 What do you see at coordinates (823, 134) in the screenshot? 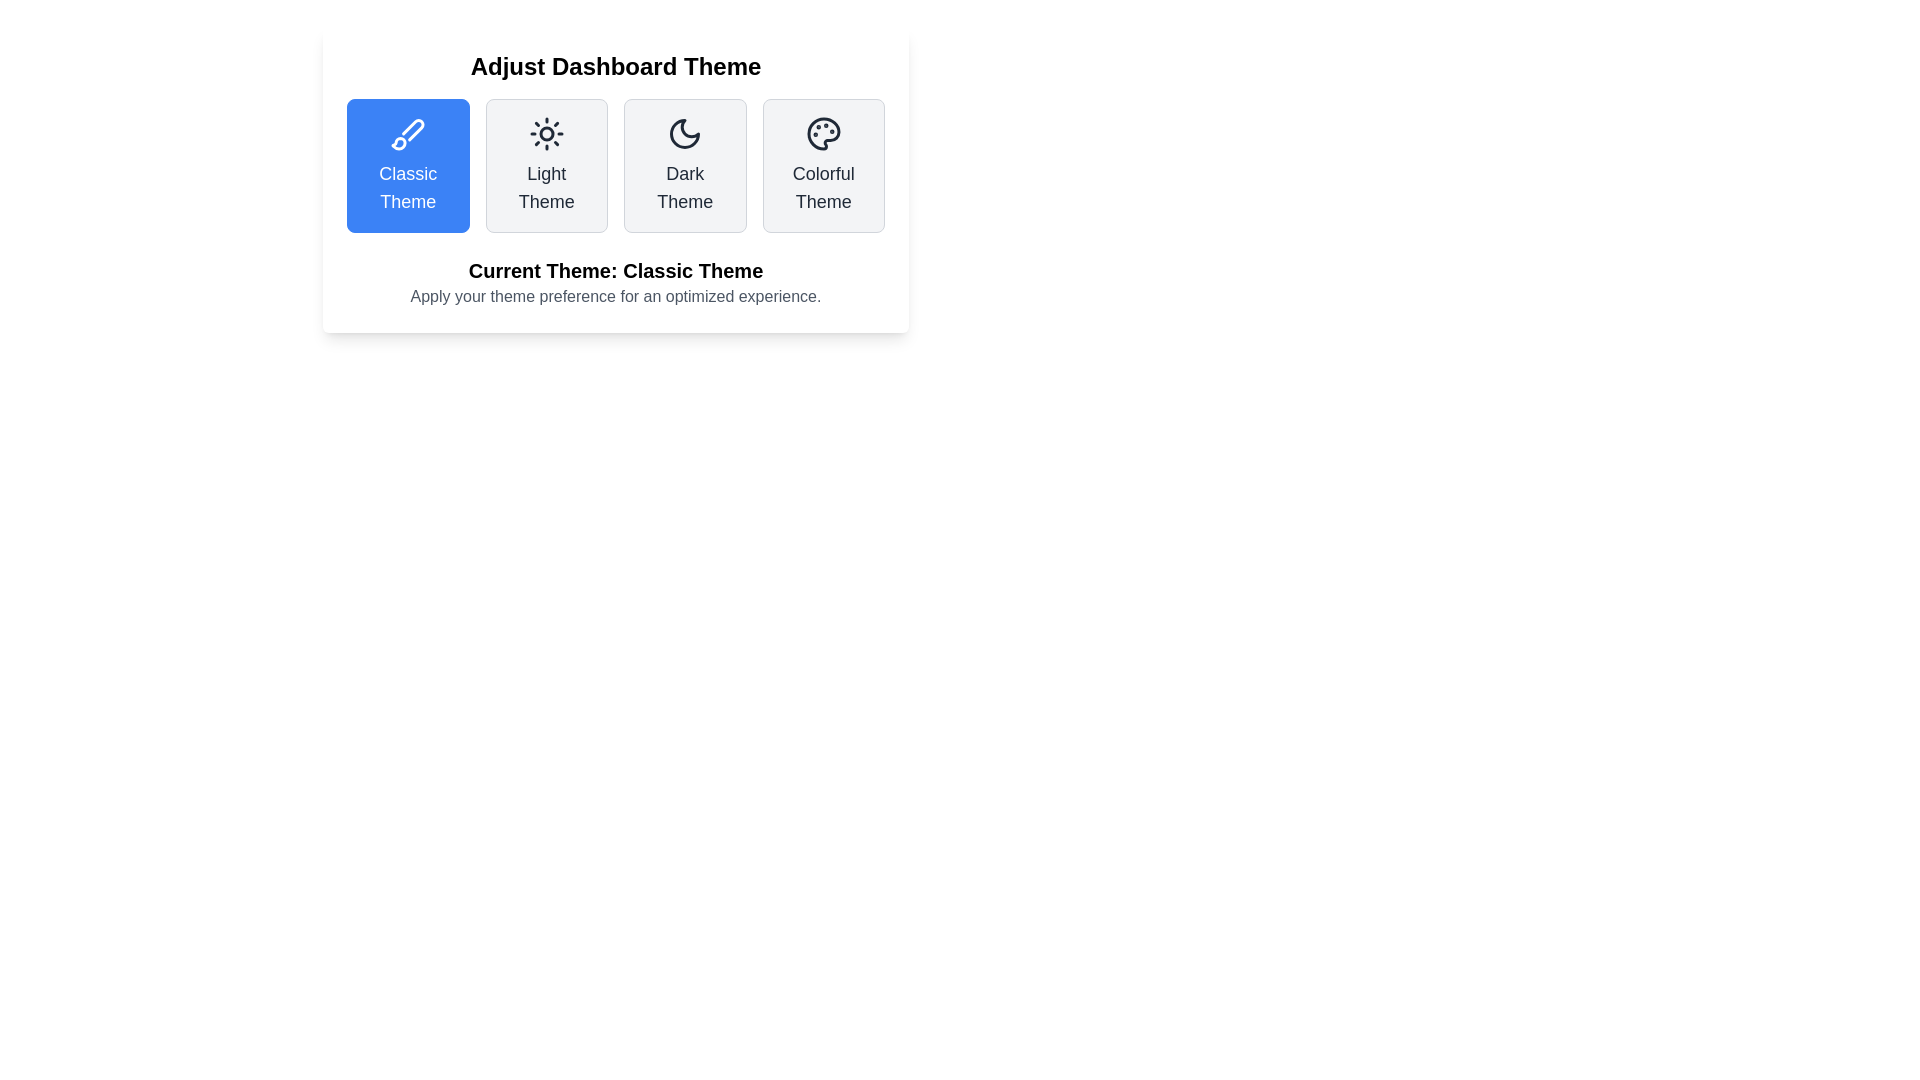
I see `the colorful theme icon located within the fourth button of the theme options group` at bounding box center [823, 134].